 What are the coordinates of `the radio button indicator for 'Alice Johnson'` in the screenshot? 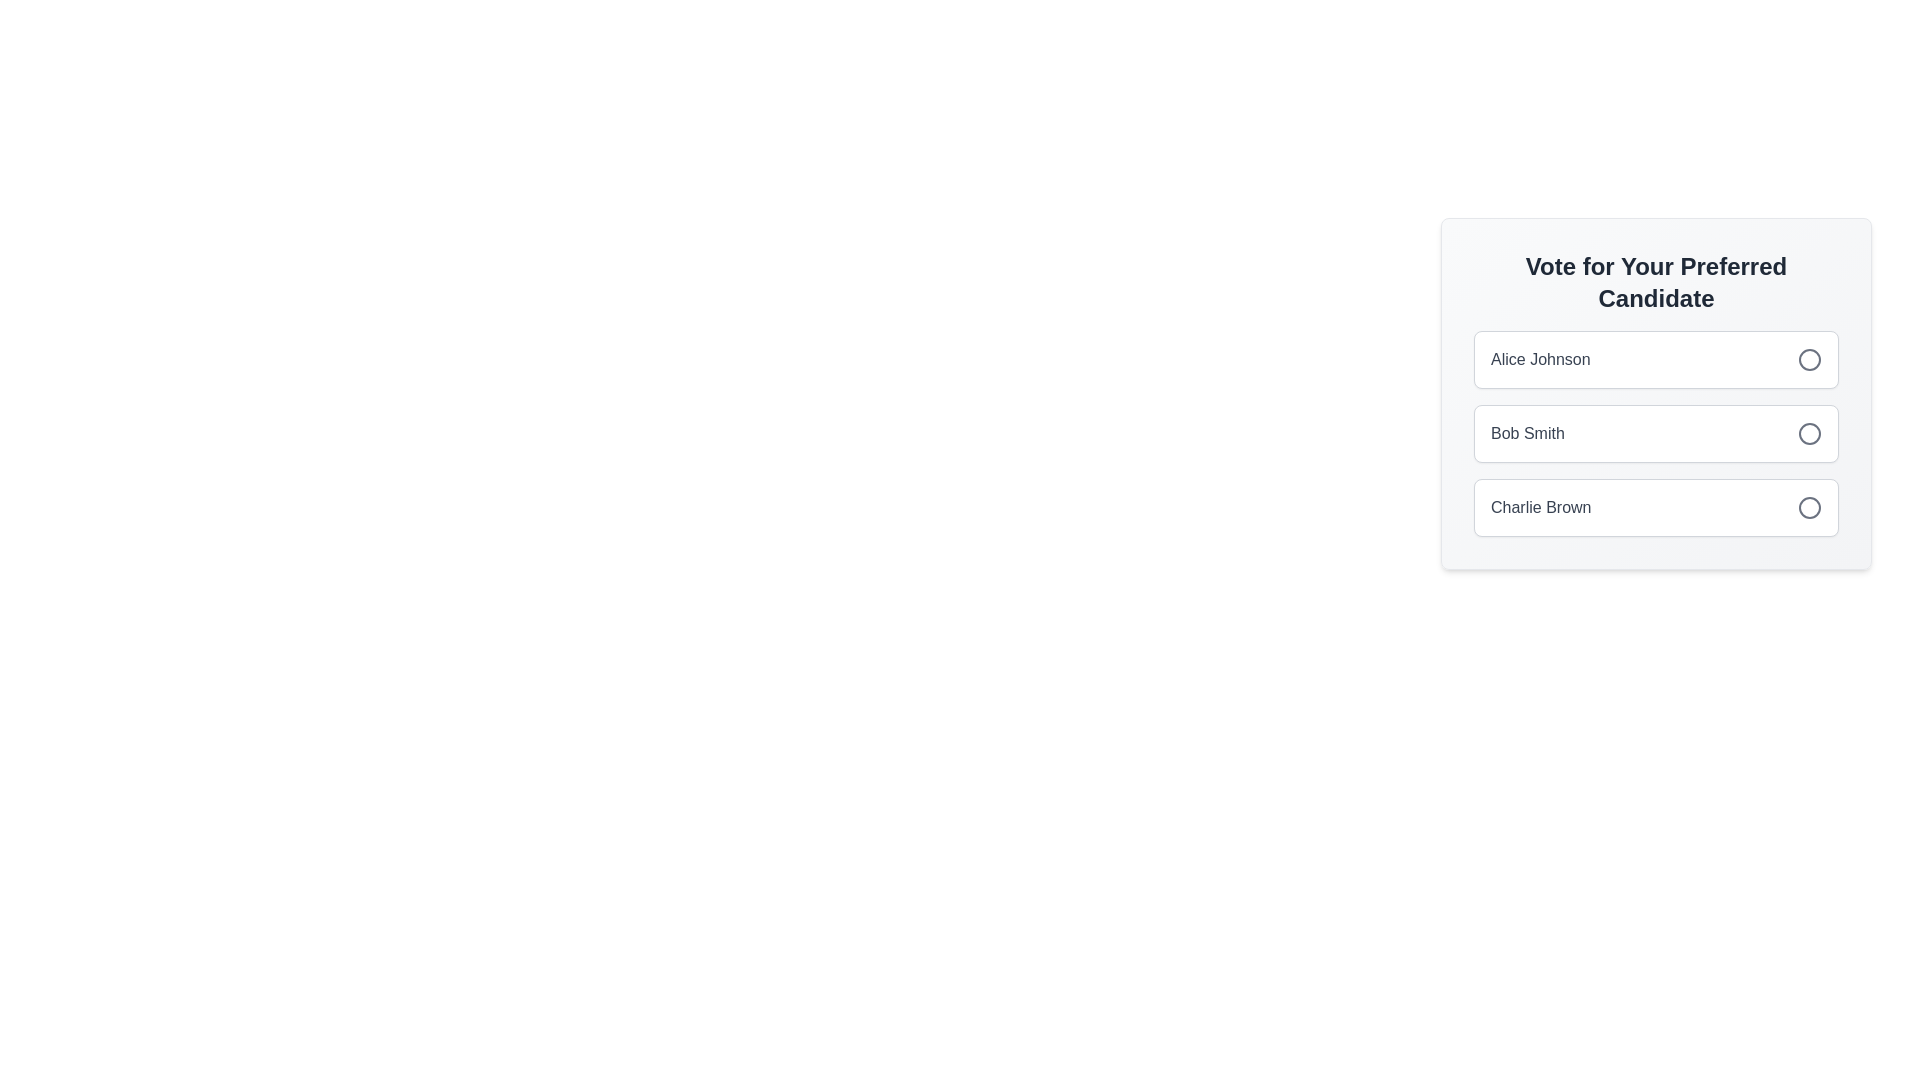 It's located at (1809, 358).